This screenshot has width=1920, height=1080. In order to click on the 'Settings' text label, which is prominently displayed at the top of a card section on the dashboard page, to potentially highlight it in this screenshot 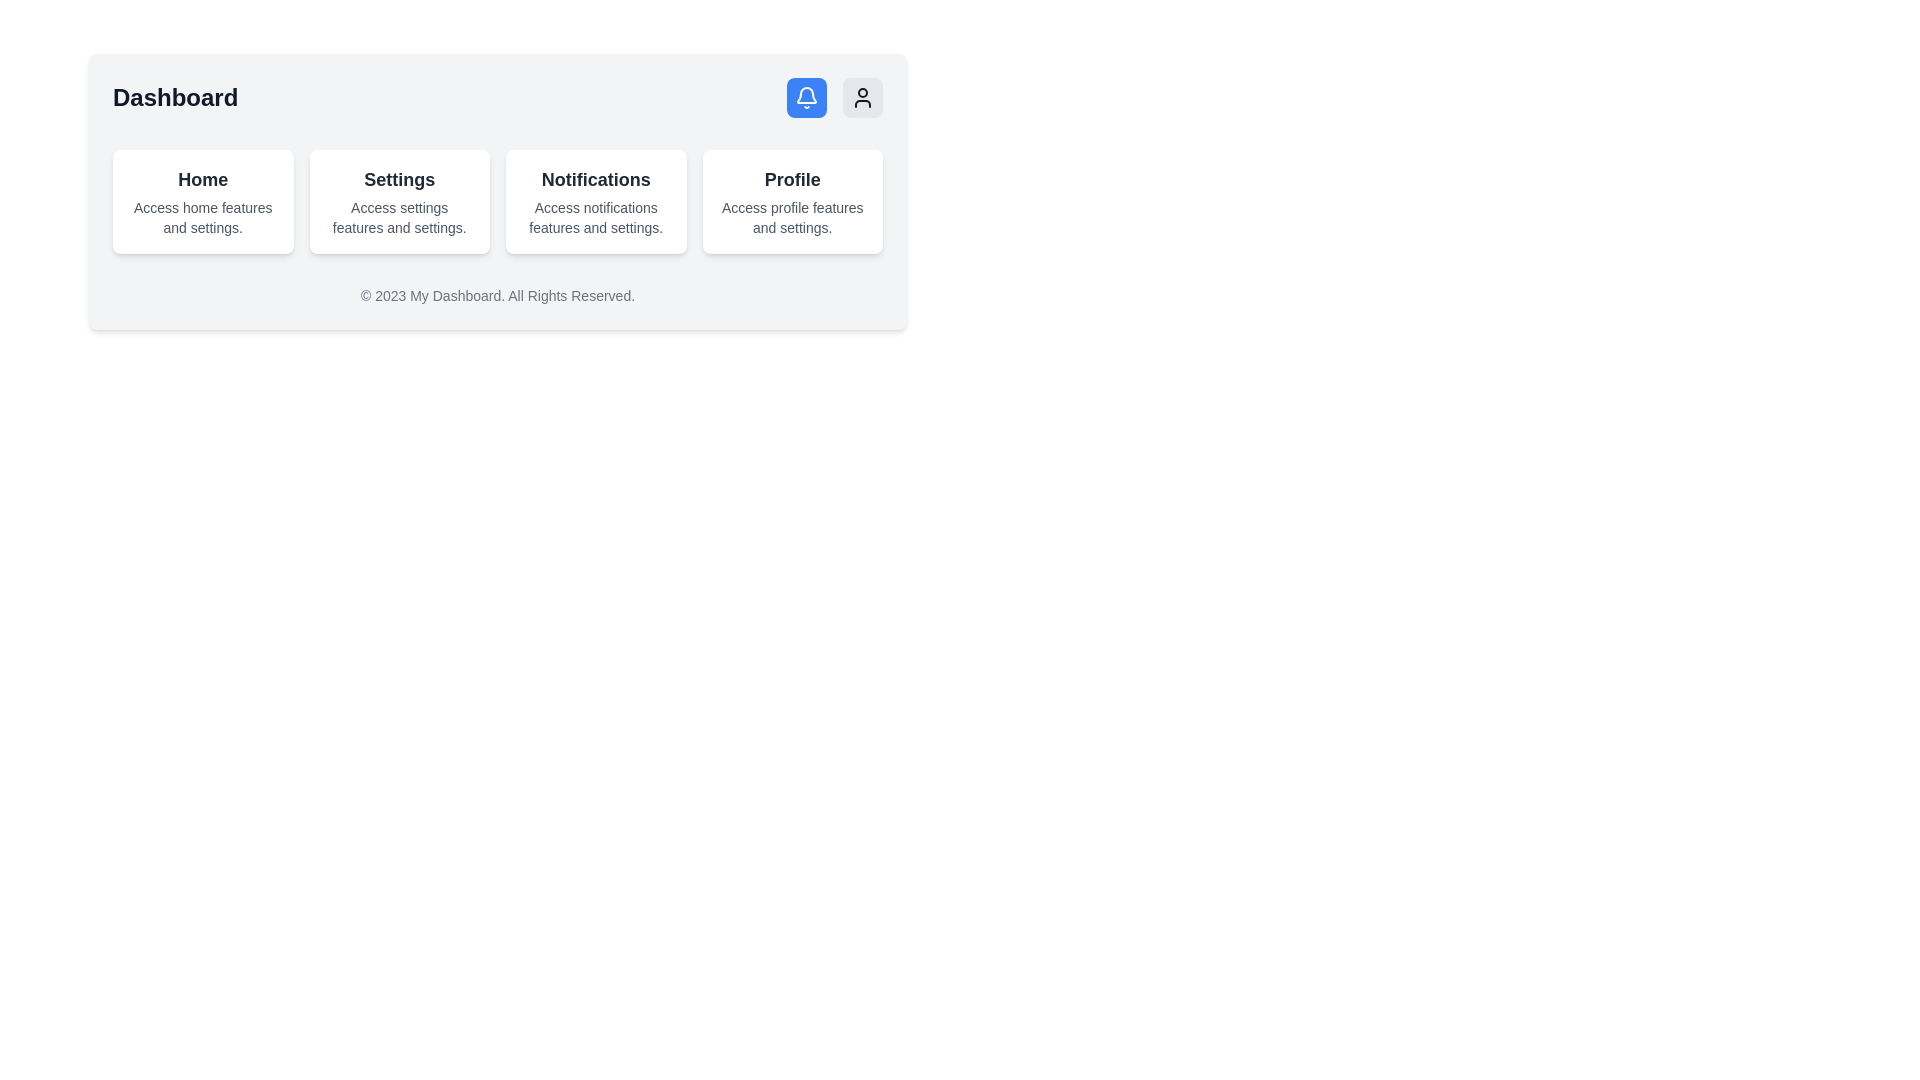, I will do `click(399, 180)`.